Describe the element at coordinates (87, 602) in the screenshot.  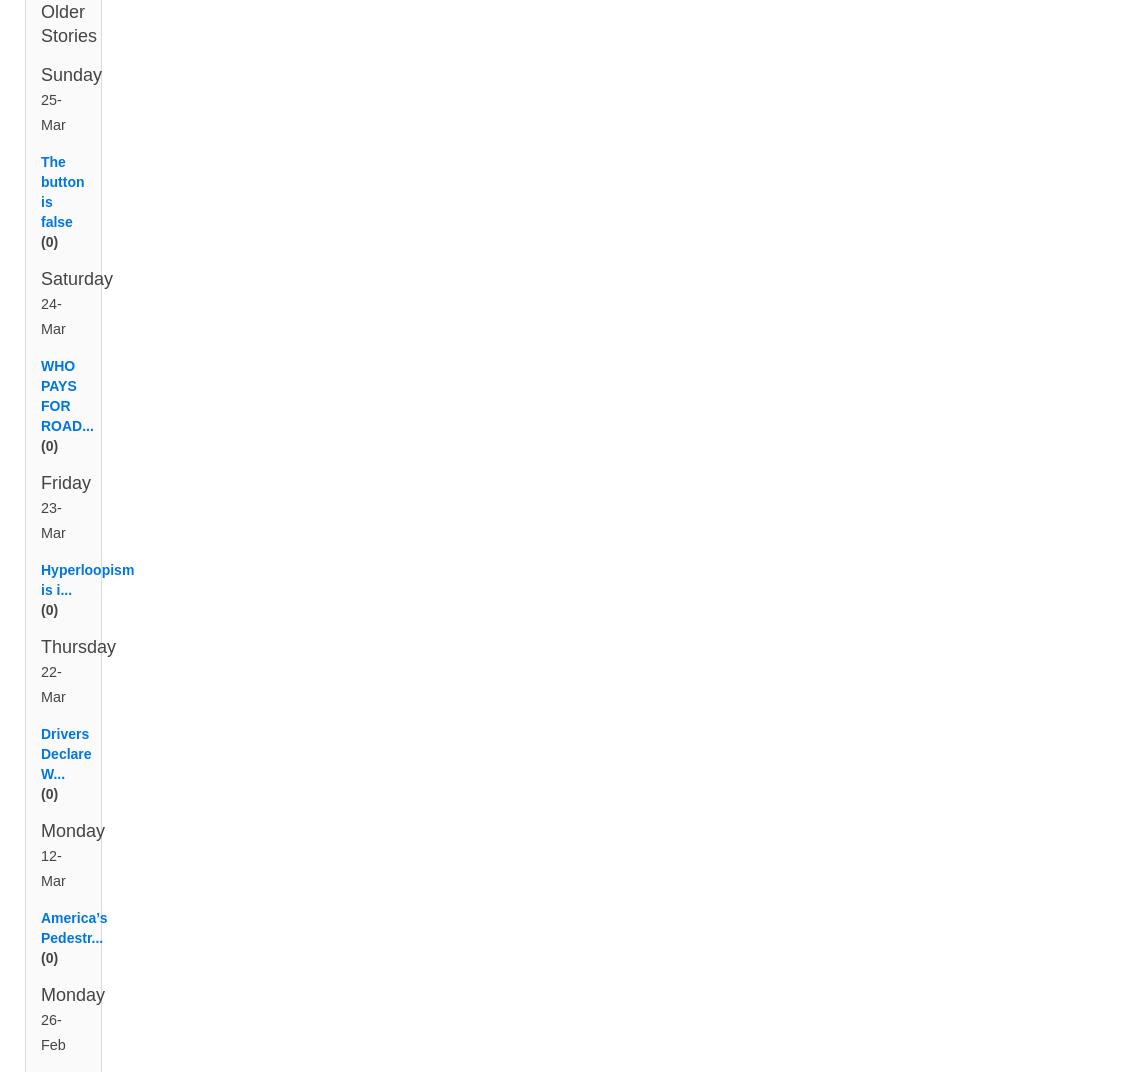
I see `'Hyperloopism is i...'` at that location.